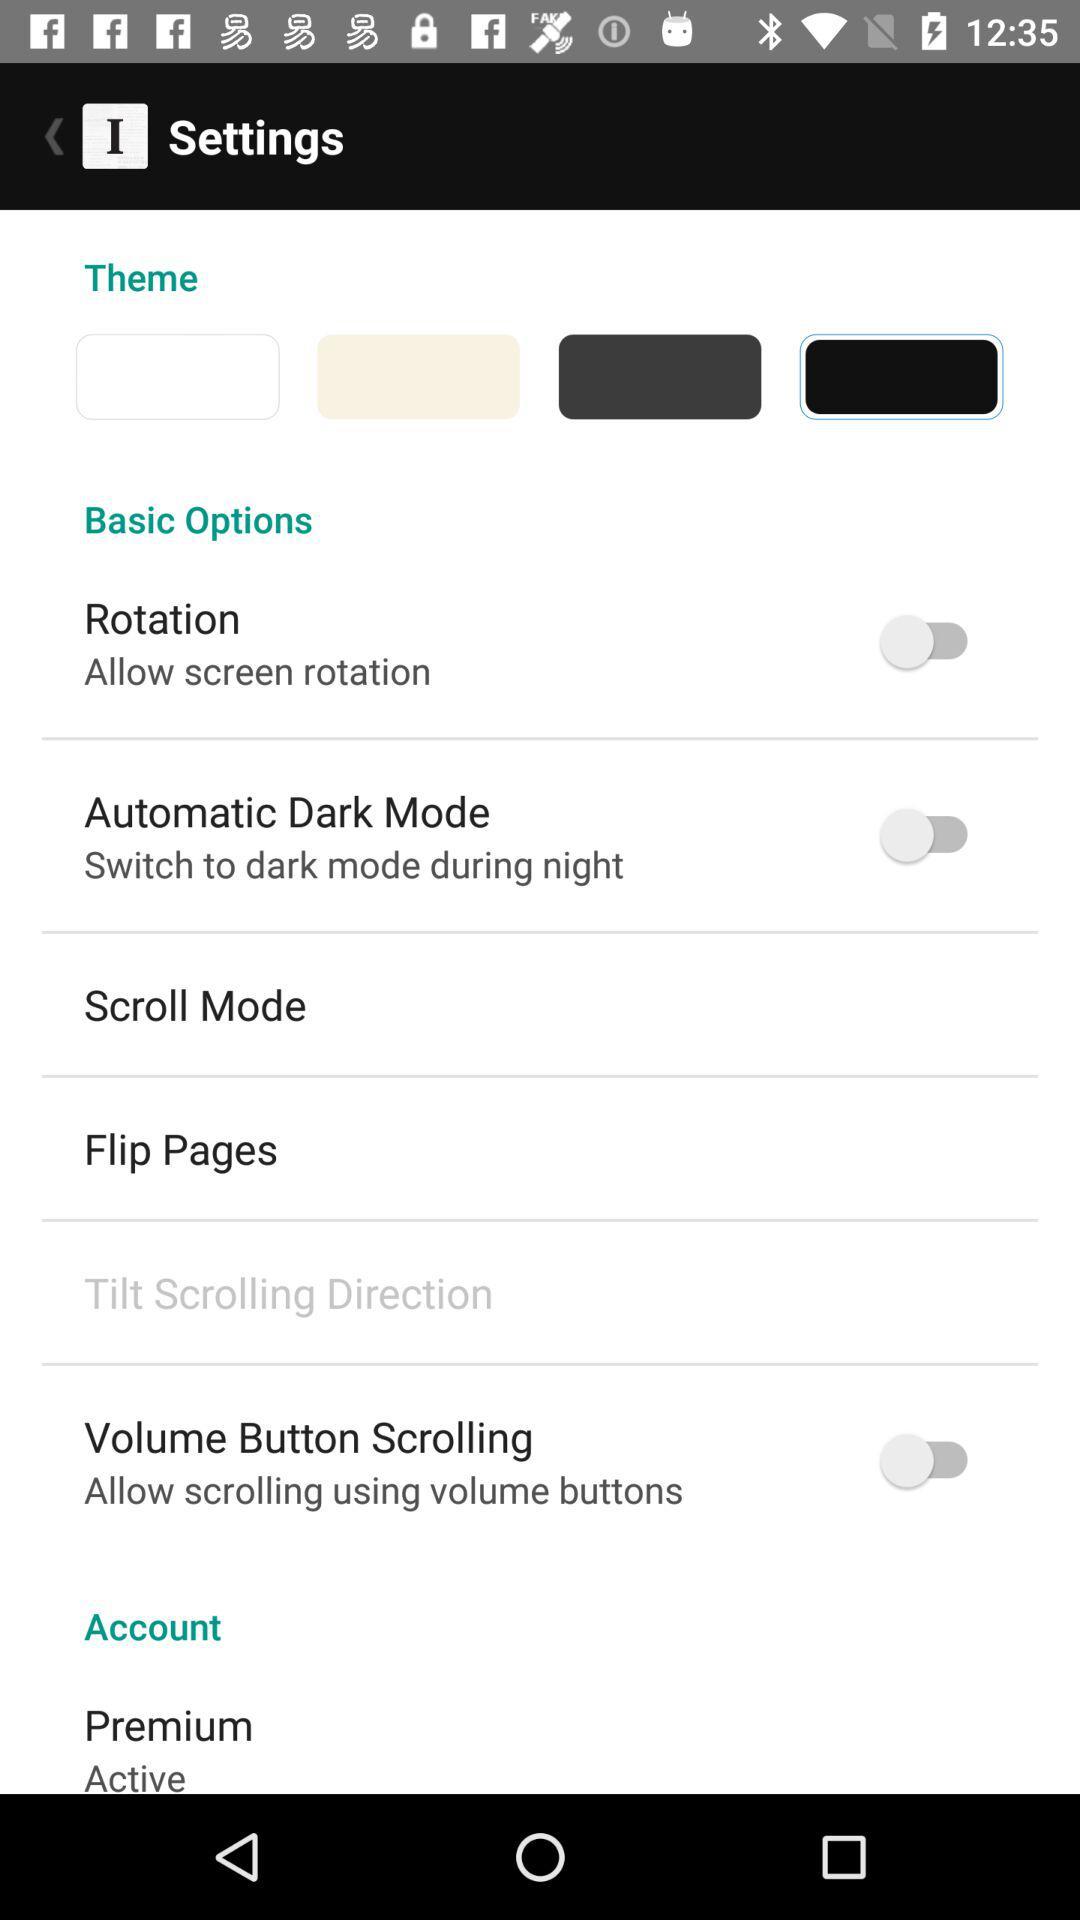 Image resolution: width=1080 pixels, height=1920 pixels. What do you see at coordinates (540, 254) in the screenshot?
I see `the theme icon` at bounding box center [540, 254].